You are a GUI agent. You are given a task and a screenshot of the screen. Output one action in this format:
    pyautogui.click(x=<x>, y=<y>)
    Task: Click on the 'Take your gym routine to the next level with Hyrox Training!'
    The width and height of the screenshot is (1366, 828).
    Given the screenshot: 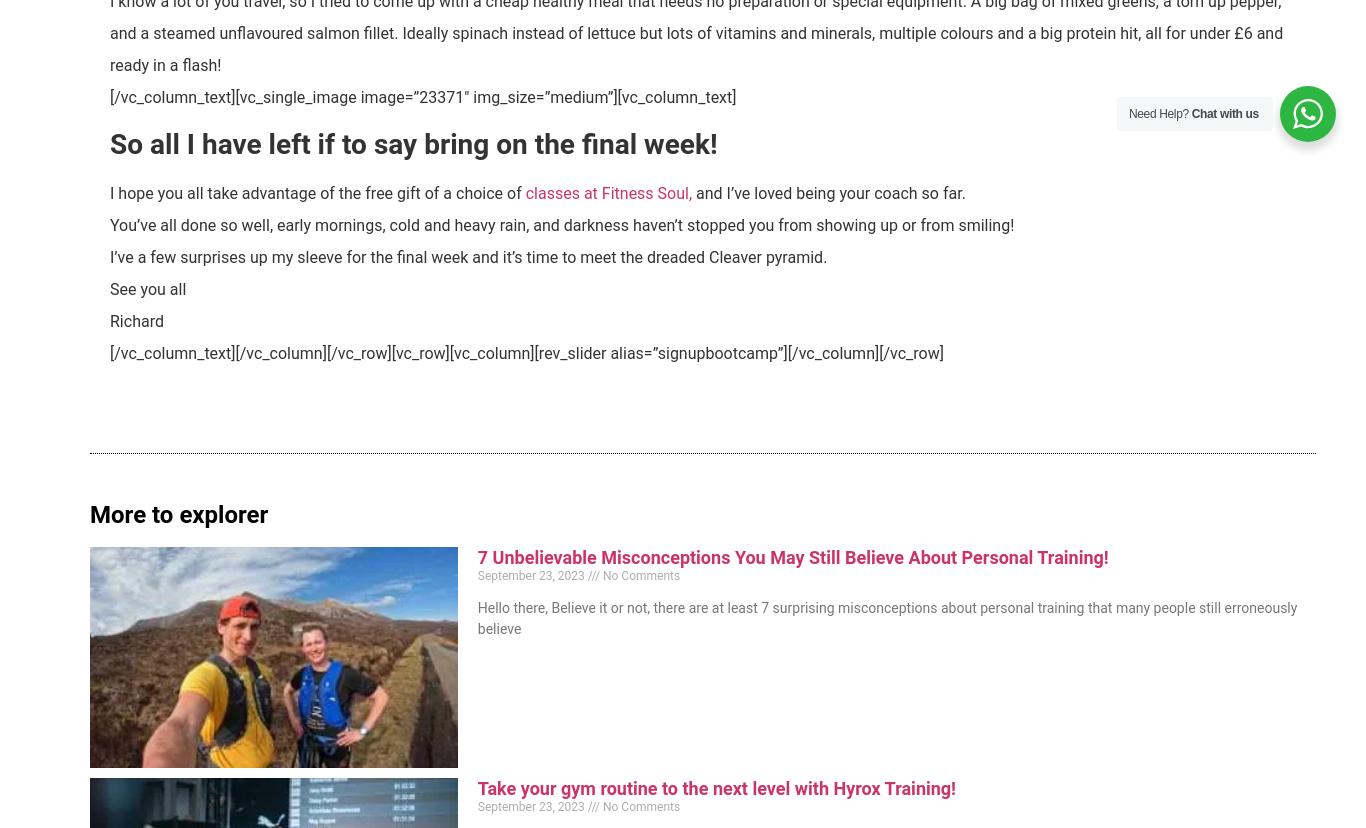 What is the action you would take?
    pyautogui.click(x=716, y=788)
    